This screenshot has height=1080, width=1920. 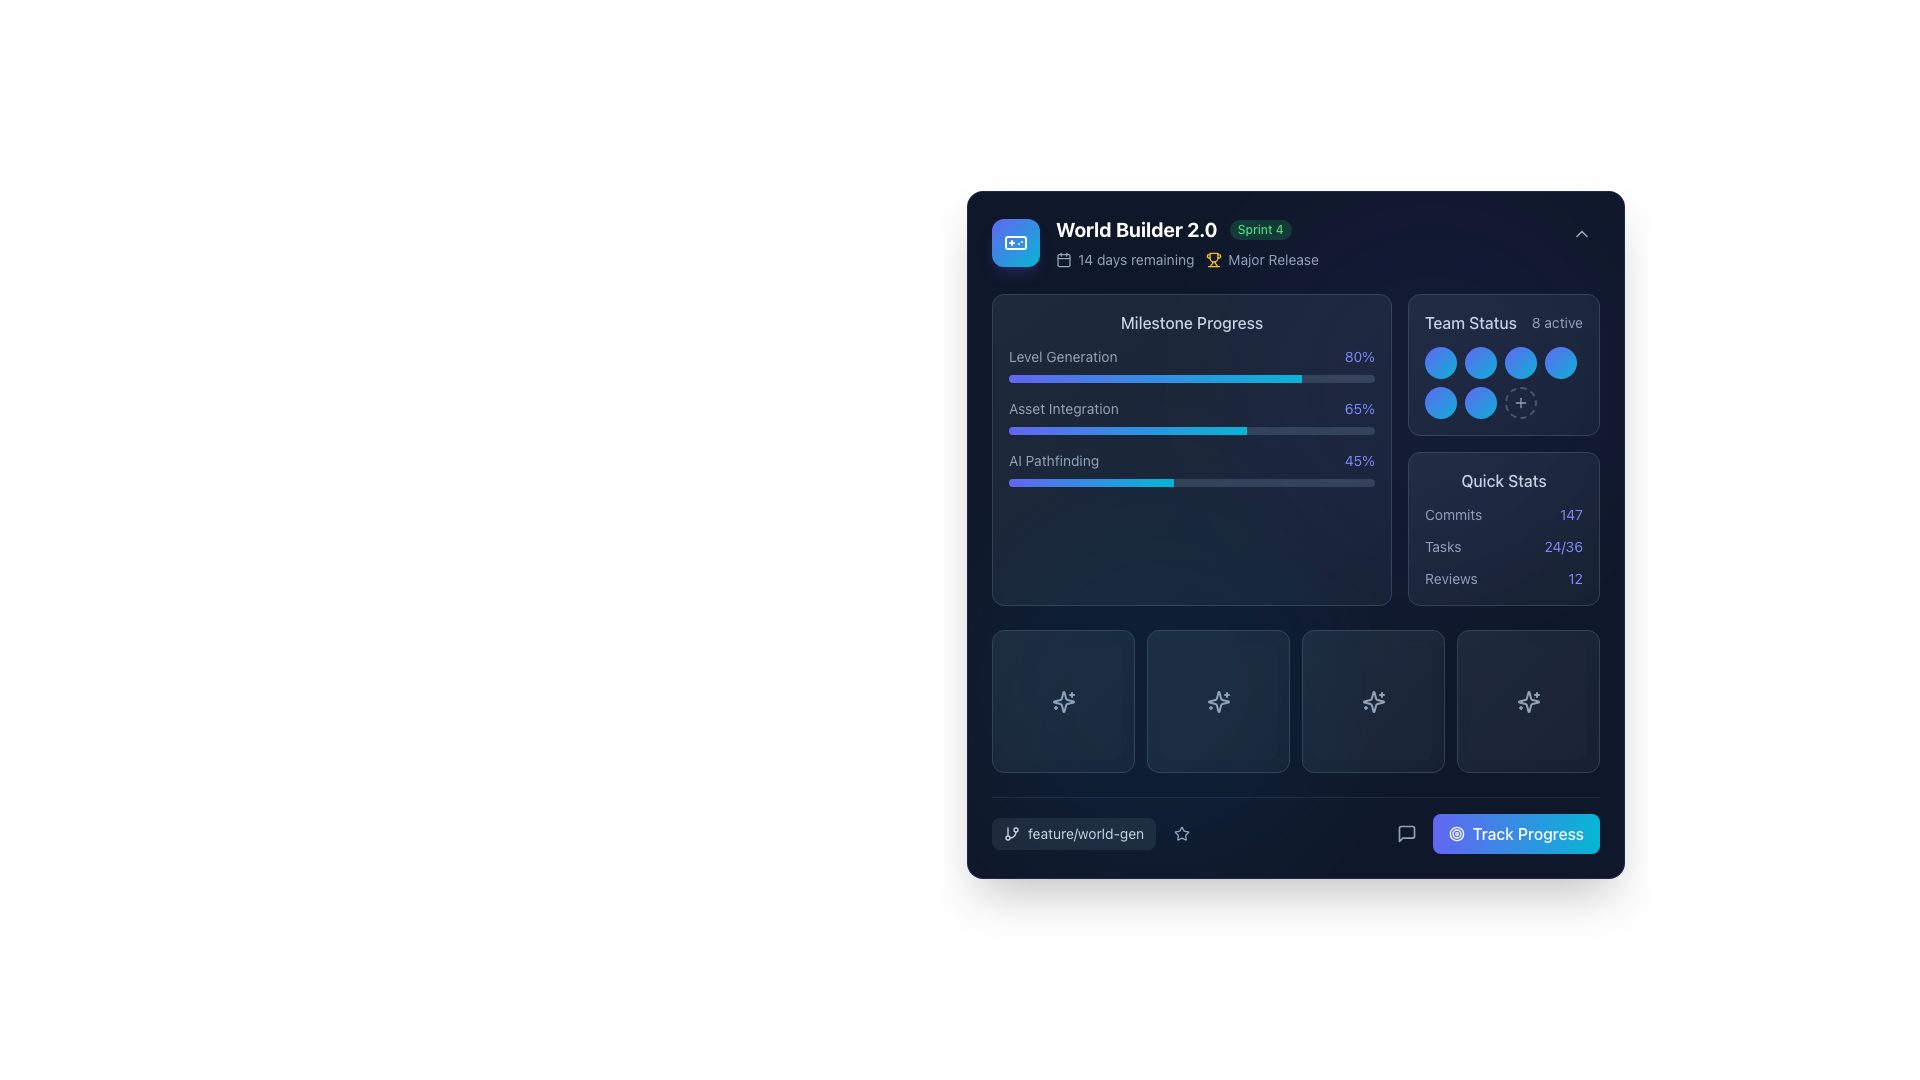 I want to click on the status indicator representing a team member's activity, so click(x=1503, y=365).